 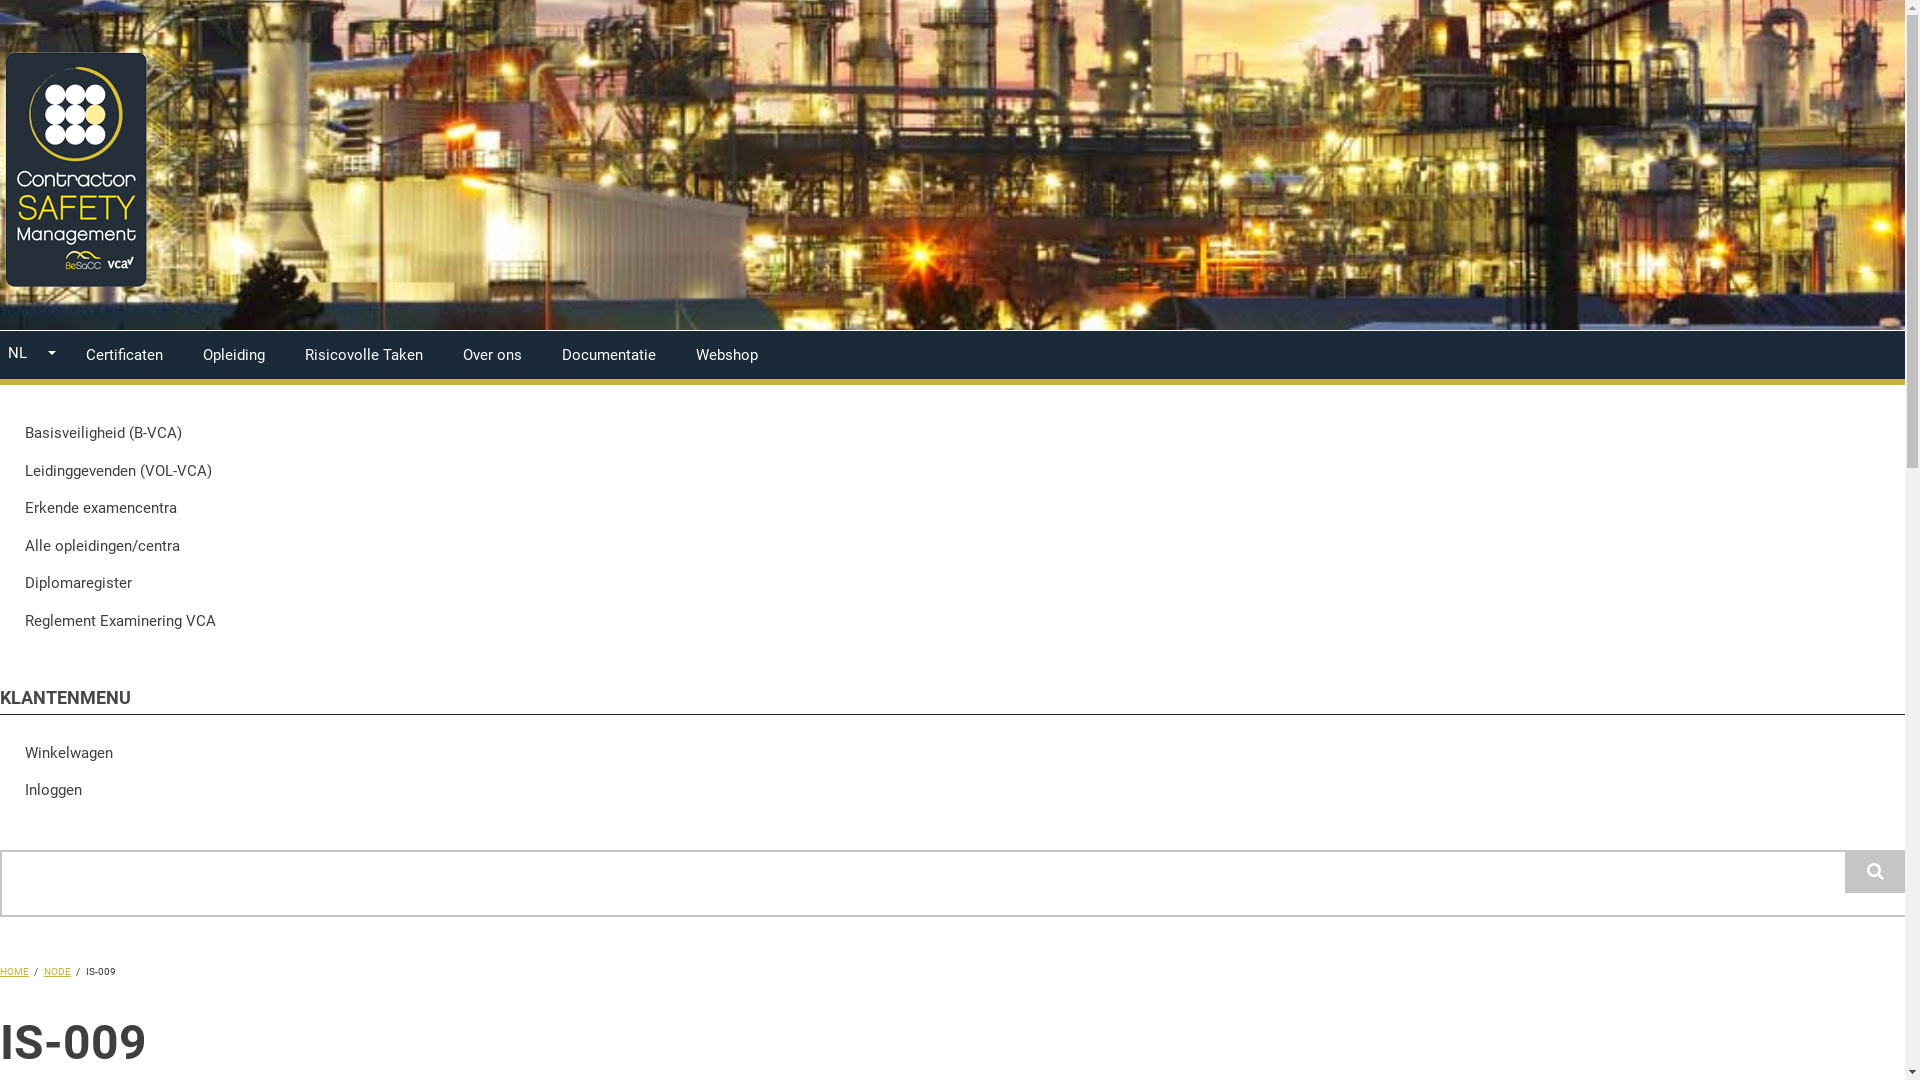 What do you see at coordinates (234, 353) in the screenshot?
I see `'Opleiding'` at bounding box center [234, 353].